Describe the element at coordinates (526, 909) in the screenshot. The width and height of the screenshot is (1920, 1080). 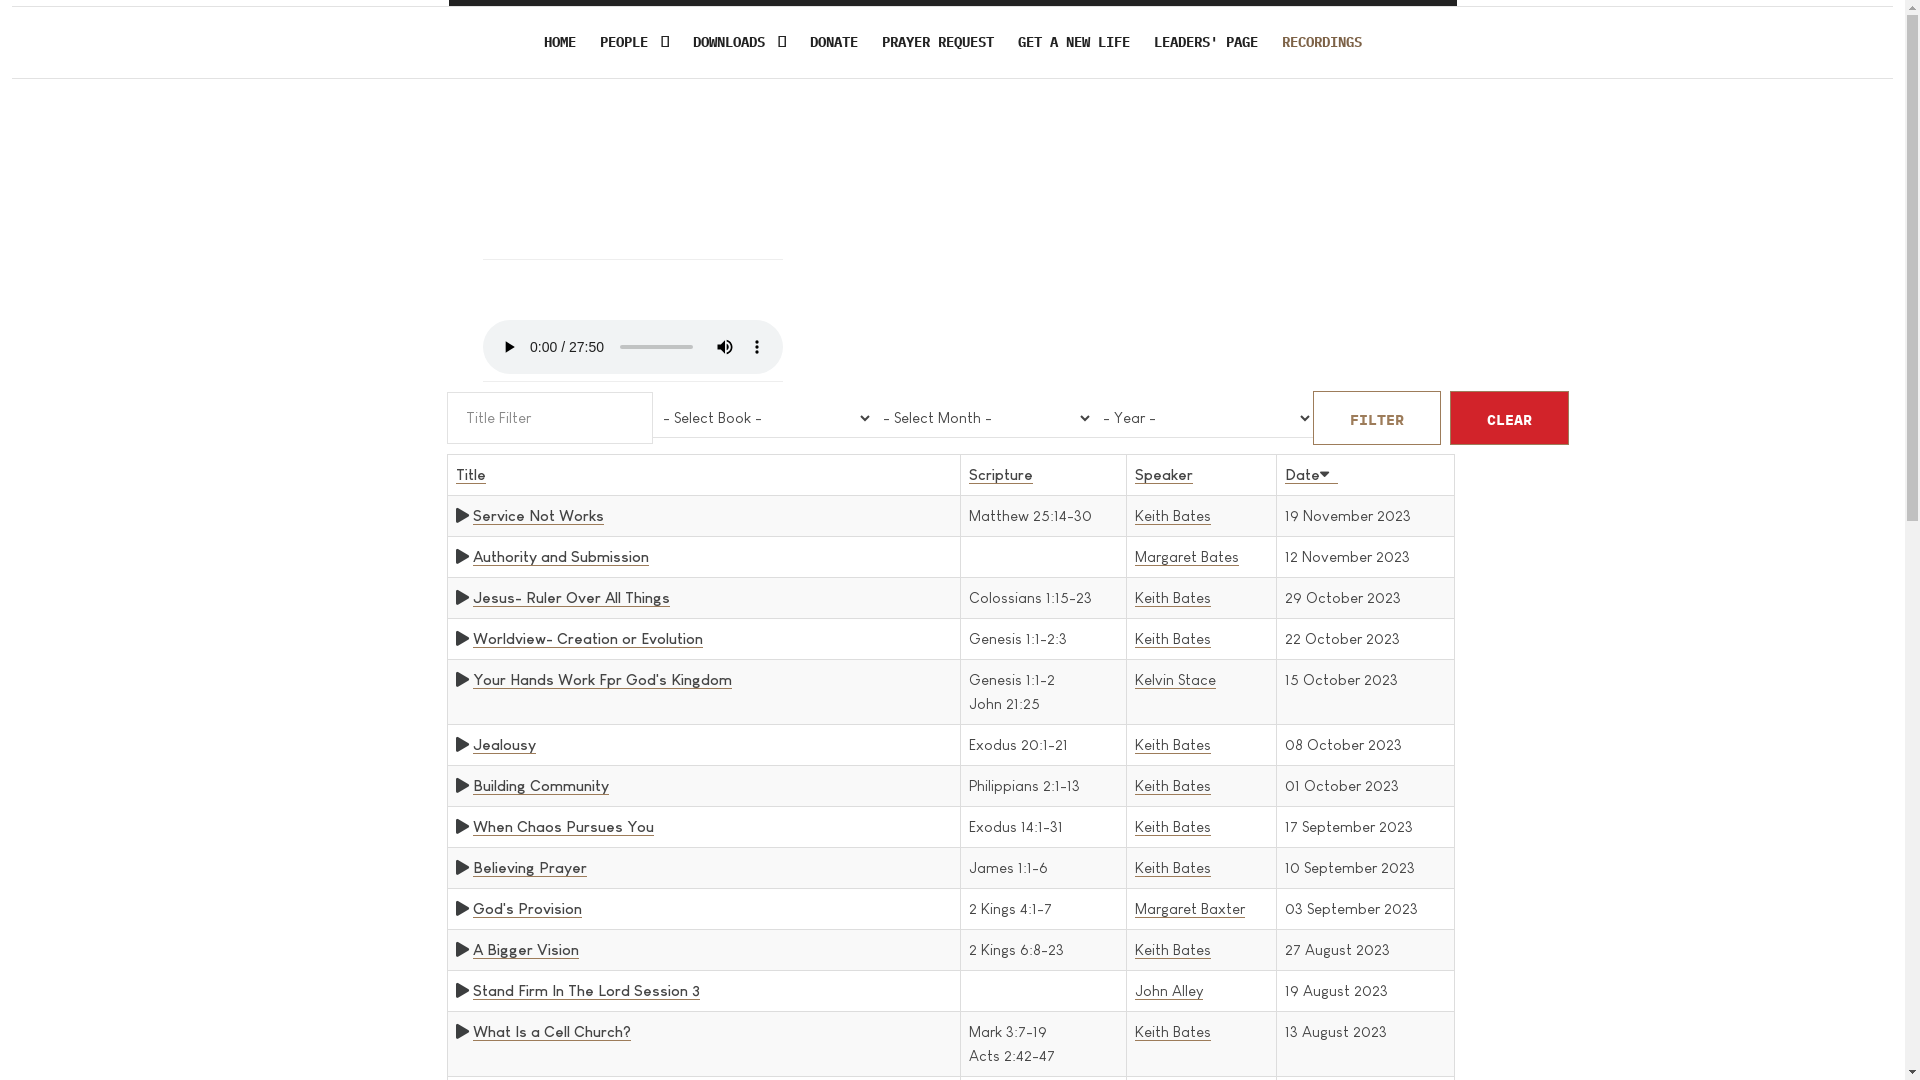
I see `'God's Provision'` at that location.